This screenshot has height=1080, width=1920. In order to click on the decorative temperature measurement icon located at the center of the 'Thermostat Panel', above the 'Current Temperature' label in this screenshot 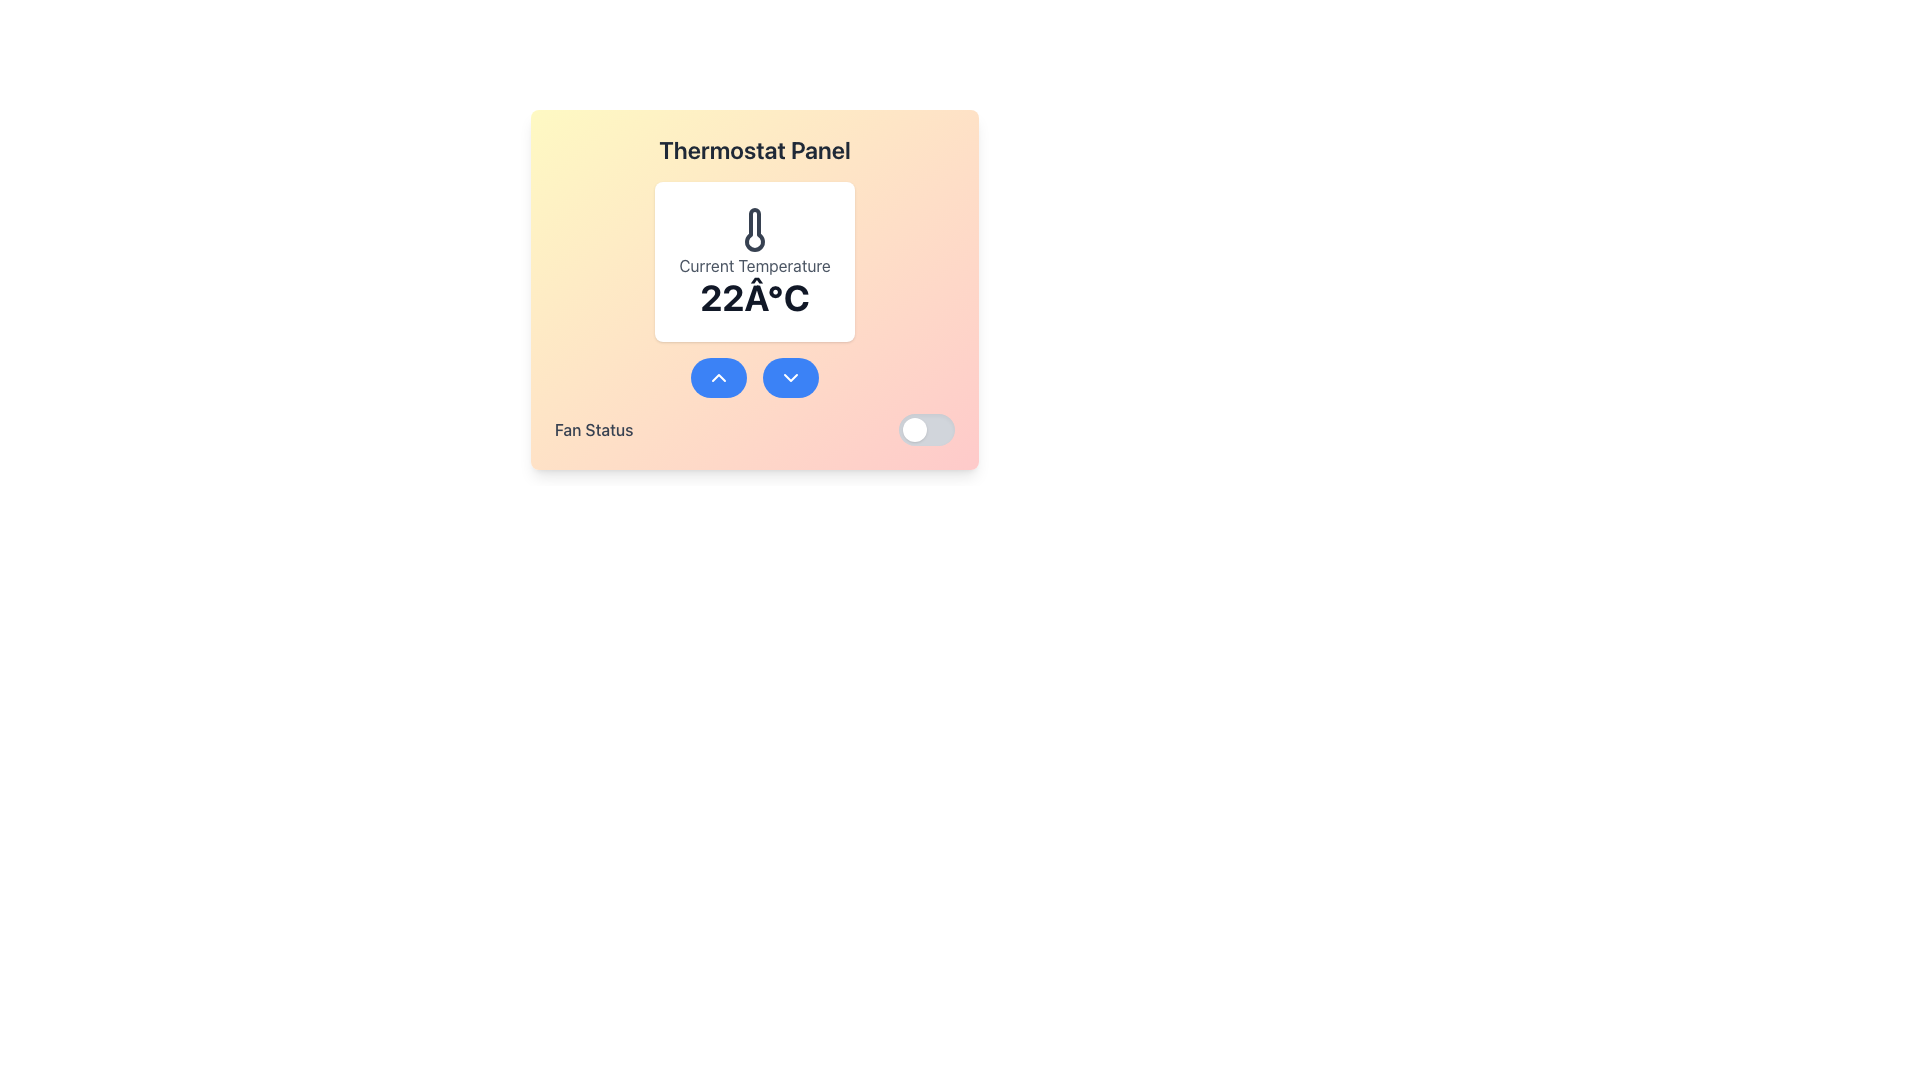, I will do `click(753, 229)`.